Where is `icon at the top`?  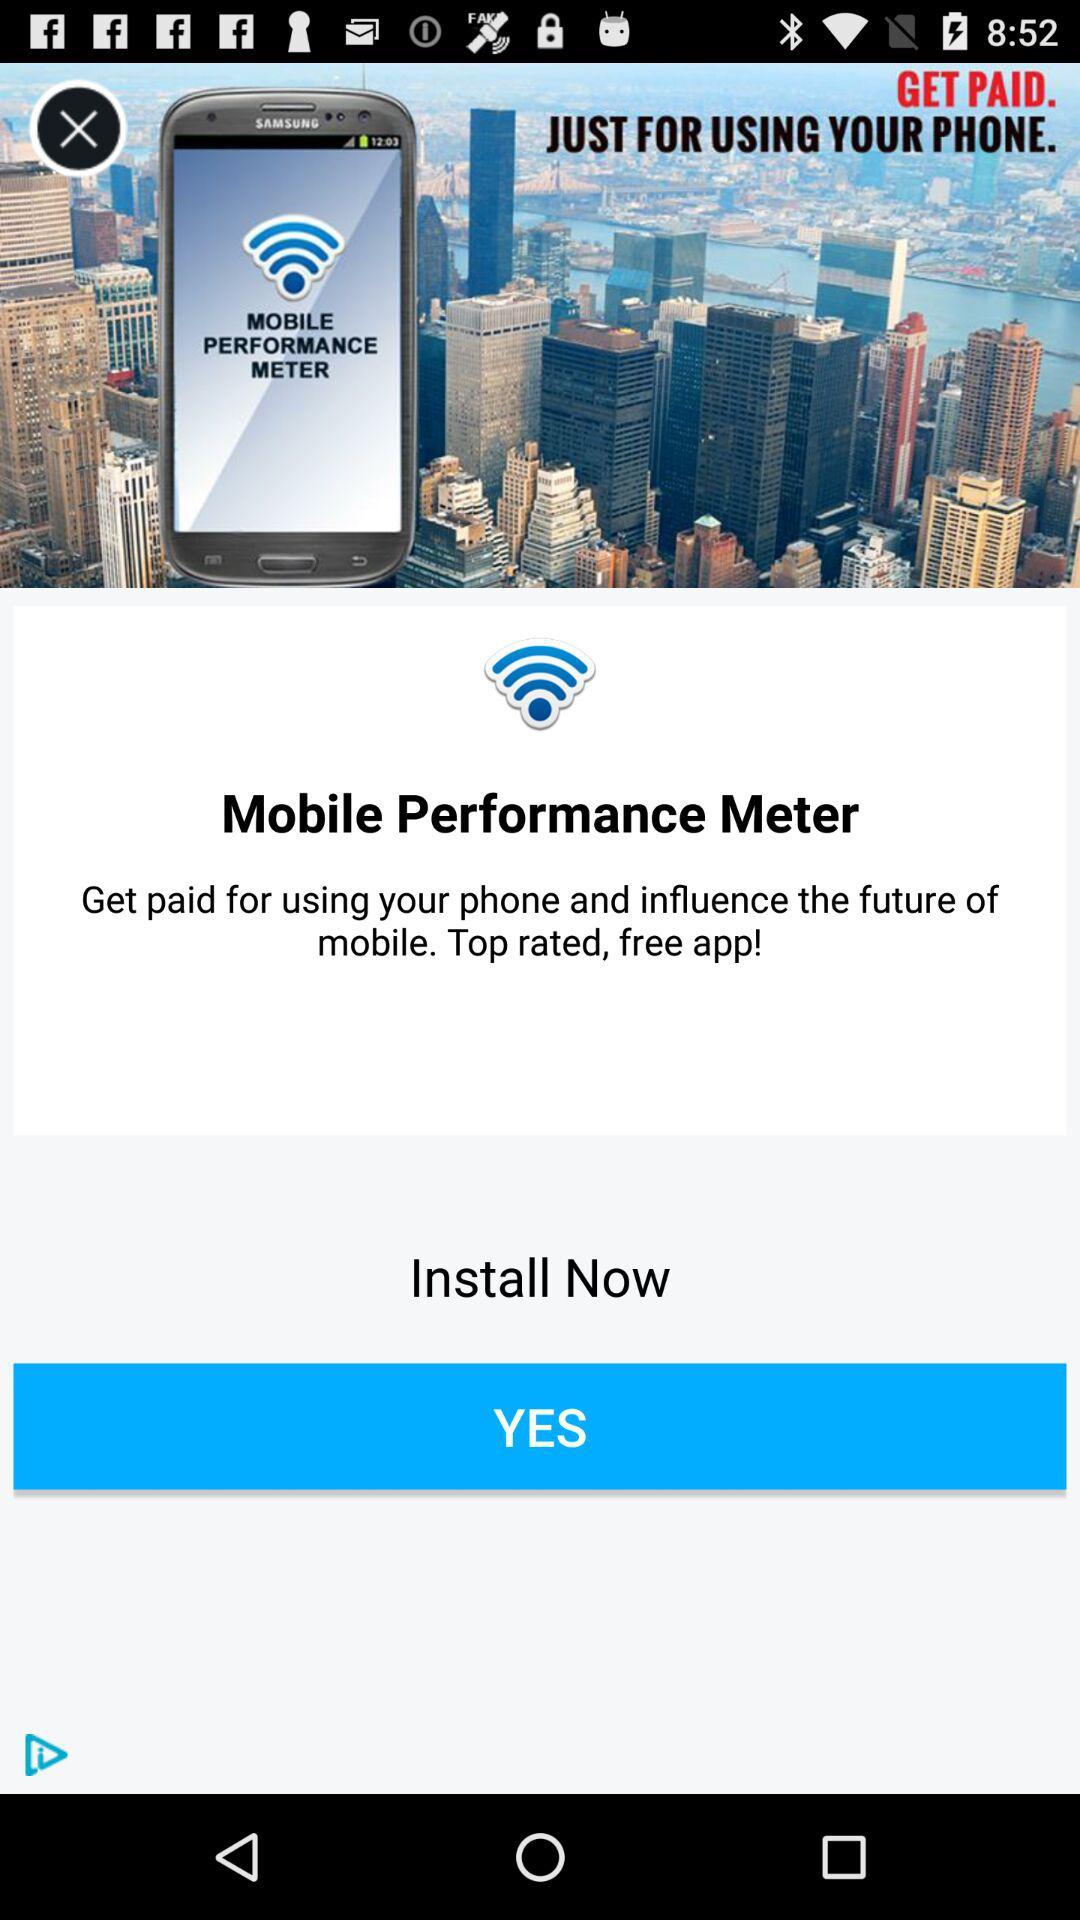
icon at the top is located at coordinates (540, 325).